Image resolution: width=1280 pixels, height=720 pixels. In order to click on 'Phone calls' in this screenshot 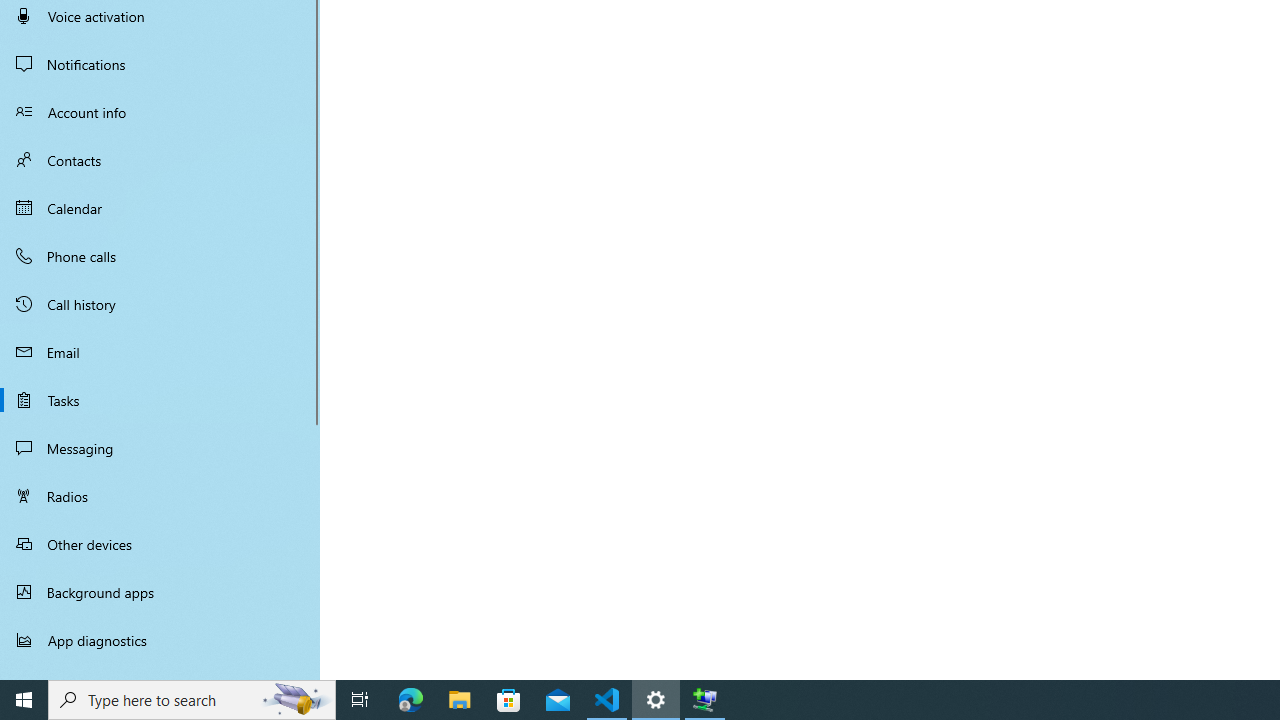, I will do `click(160, 254)`.